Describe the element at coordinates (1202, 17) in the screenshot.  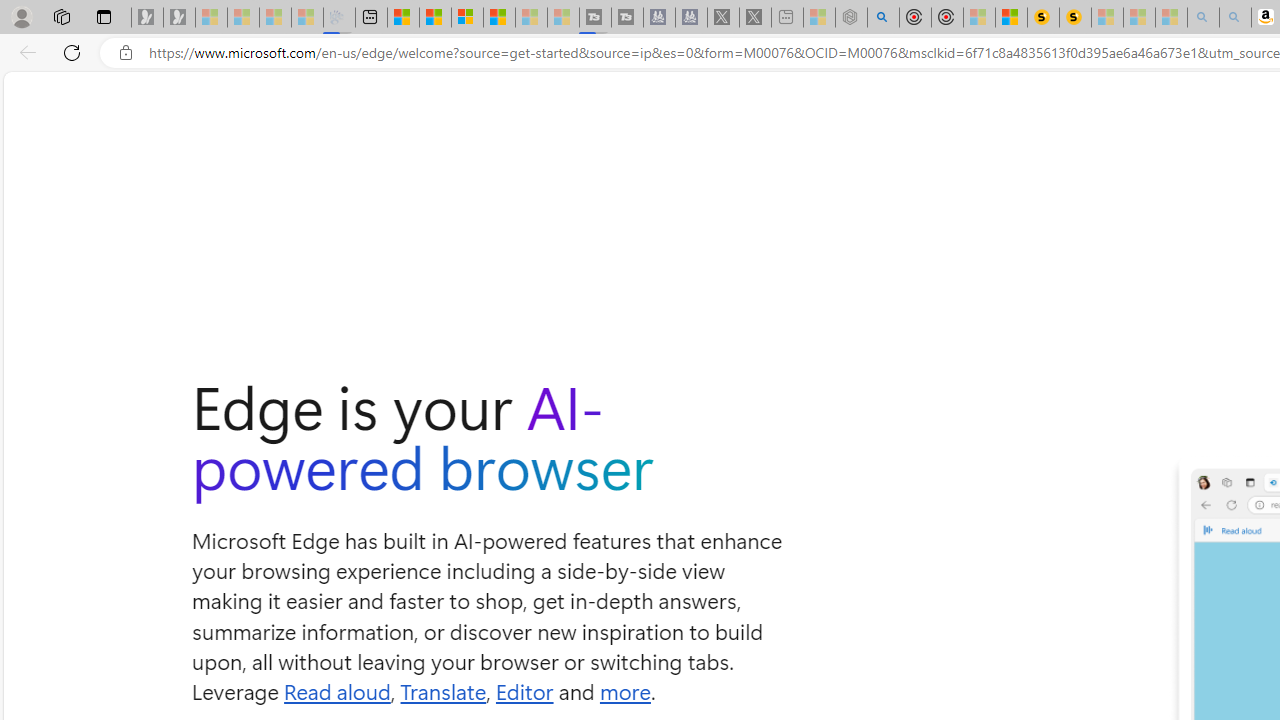
I see `'amazon - Search - Sleeping'` at that location.